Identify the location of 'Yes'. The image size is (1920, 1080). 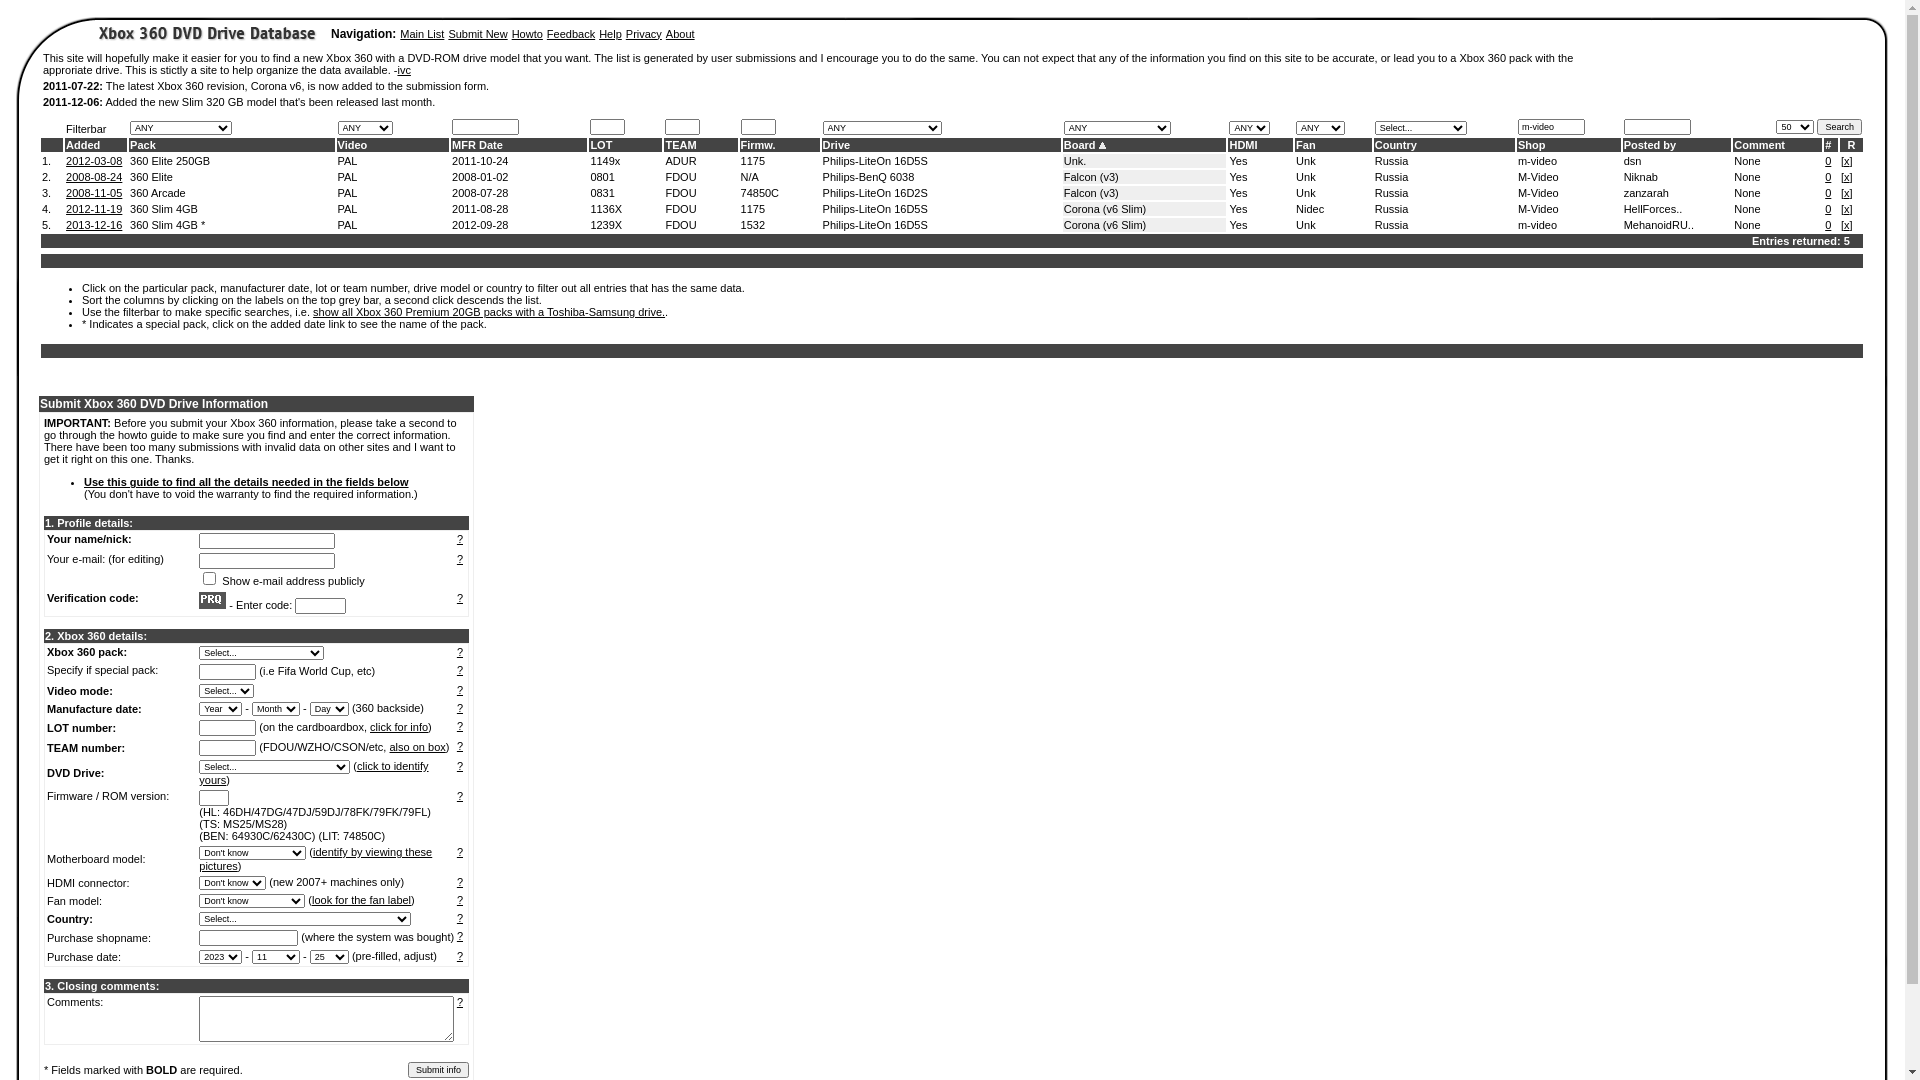
(1227, 224).